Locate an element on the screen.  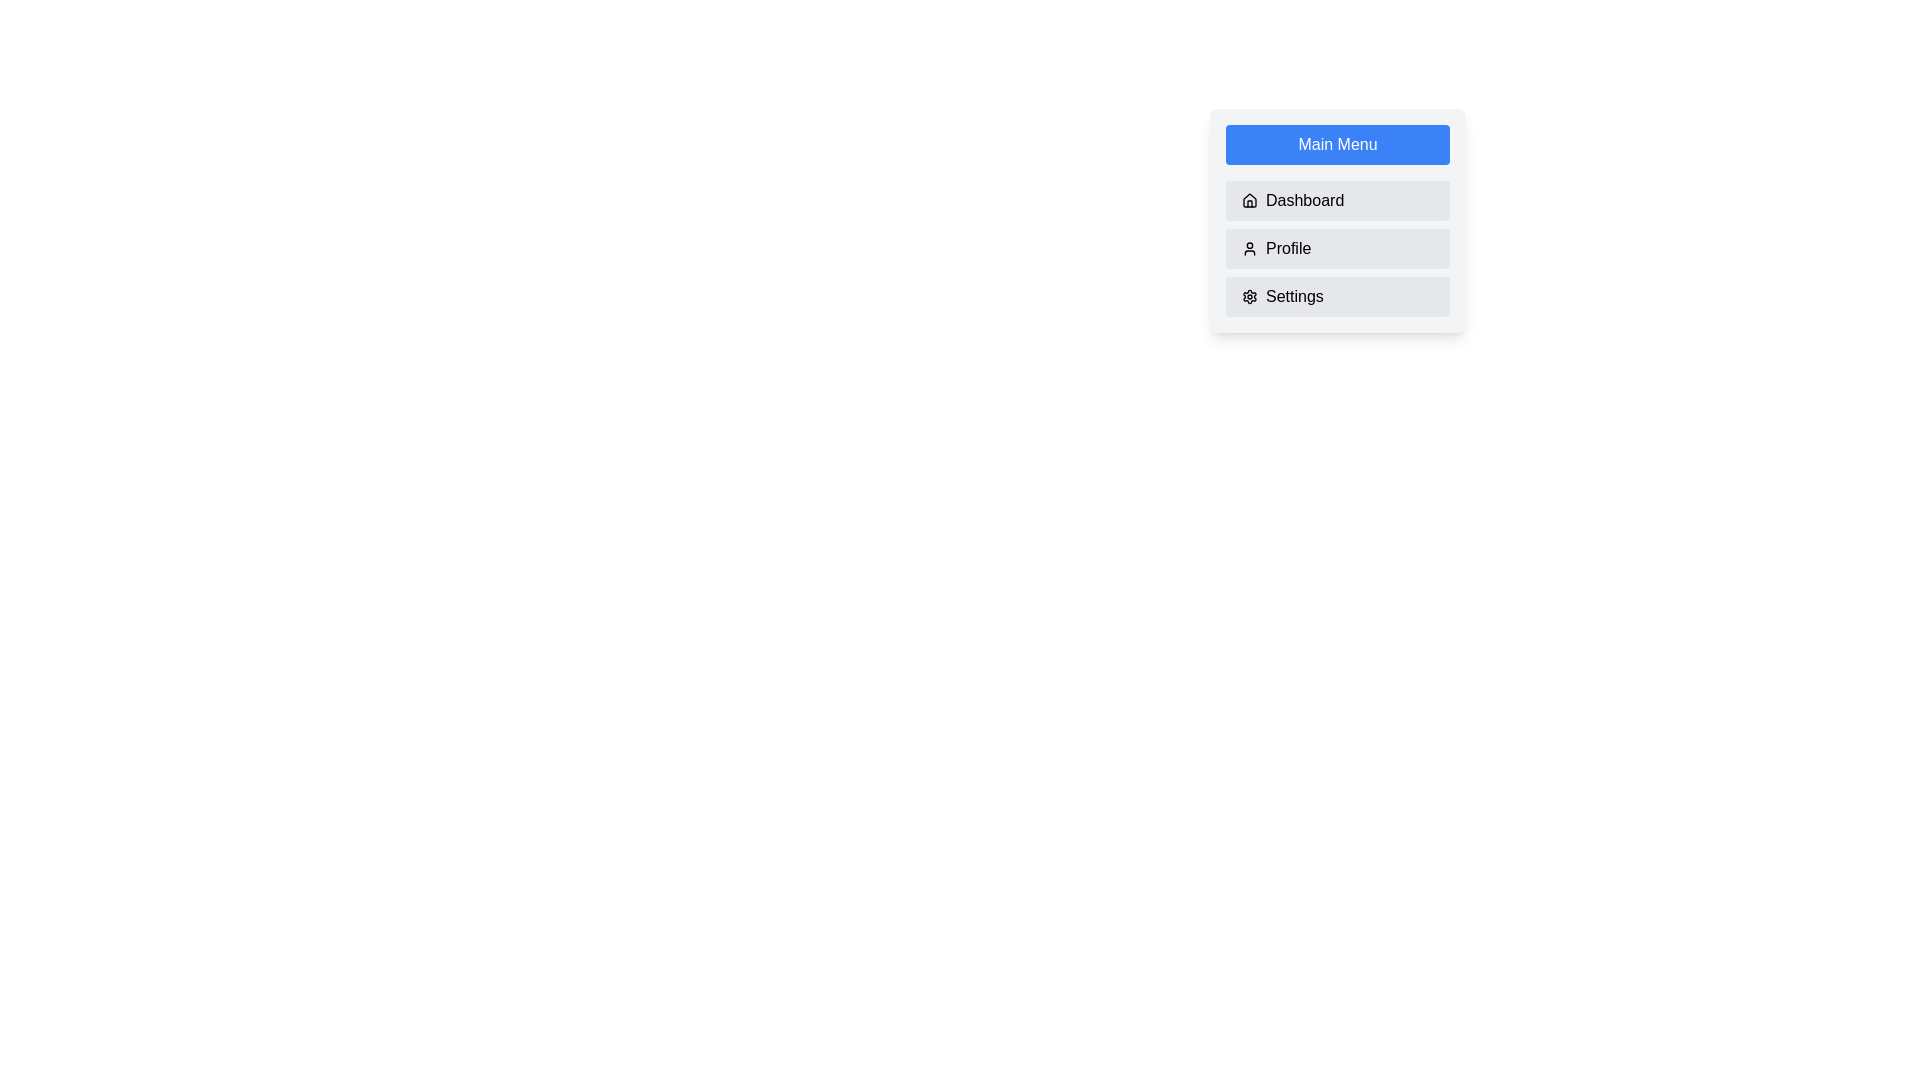
the menu item Dashboard to observe its hover effect is located at coordinates (1338, 200).